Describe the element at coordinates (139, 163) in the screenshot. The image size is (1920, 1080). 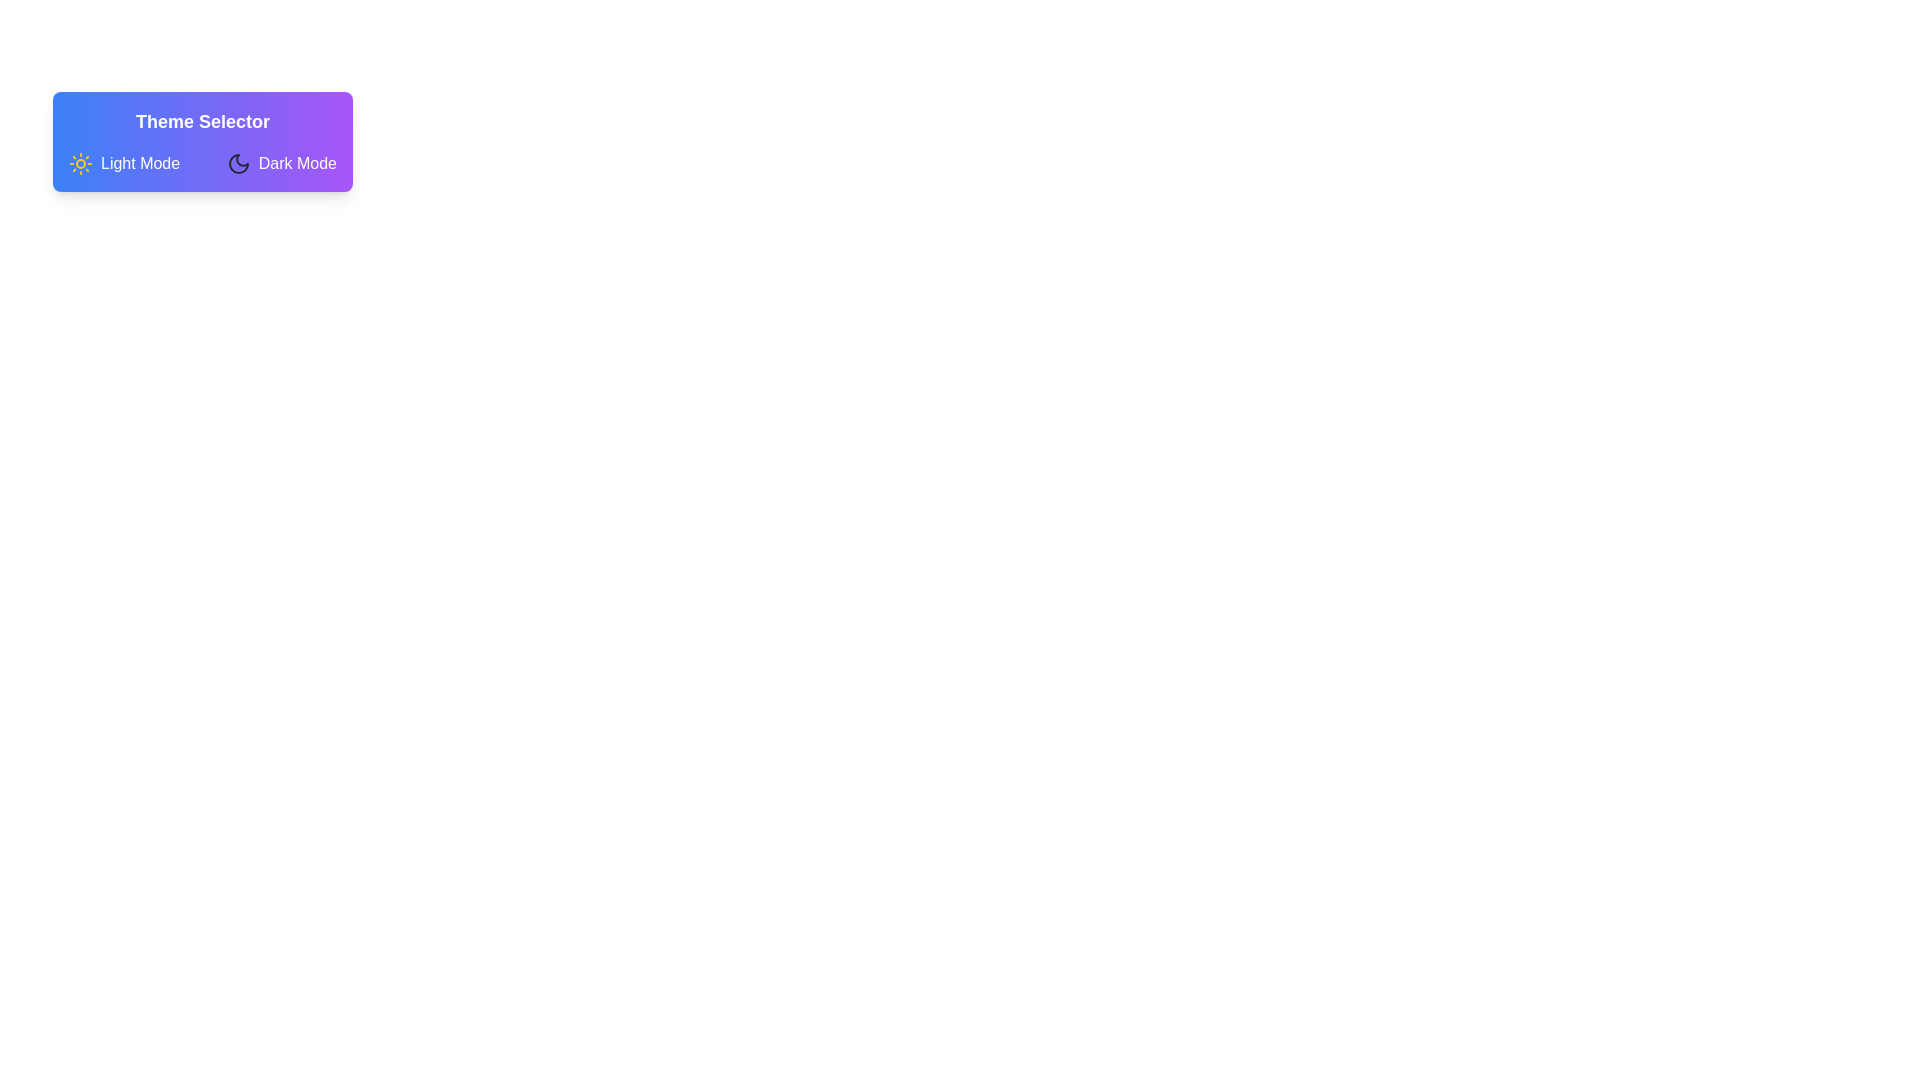
I see `the 'Light Mode' label, which indicates the current or selectable theme mode for the user interface, located in the top-left section of the interface` at that location.